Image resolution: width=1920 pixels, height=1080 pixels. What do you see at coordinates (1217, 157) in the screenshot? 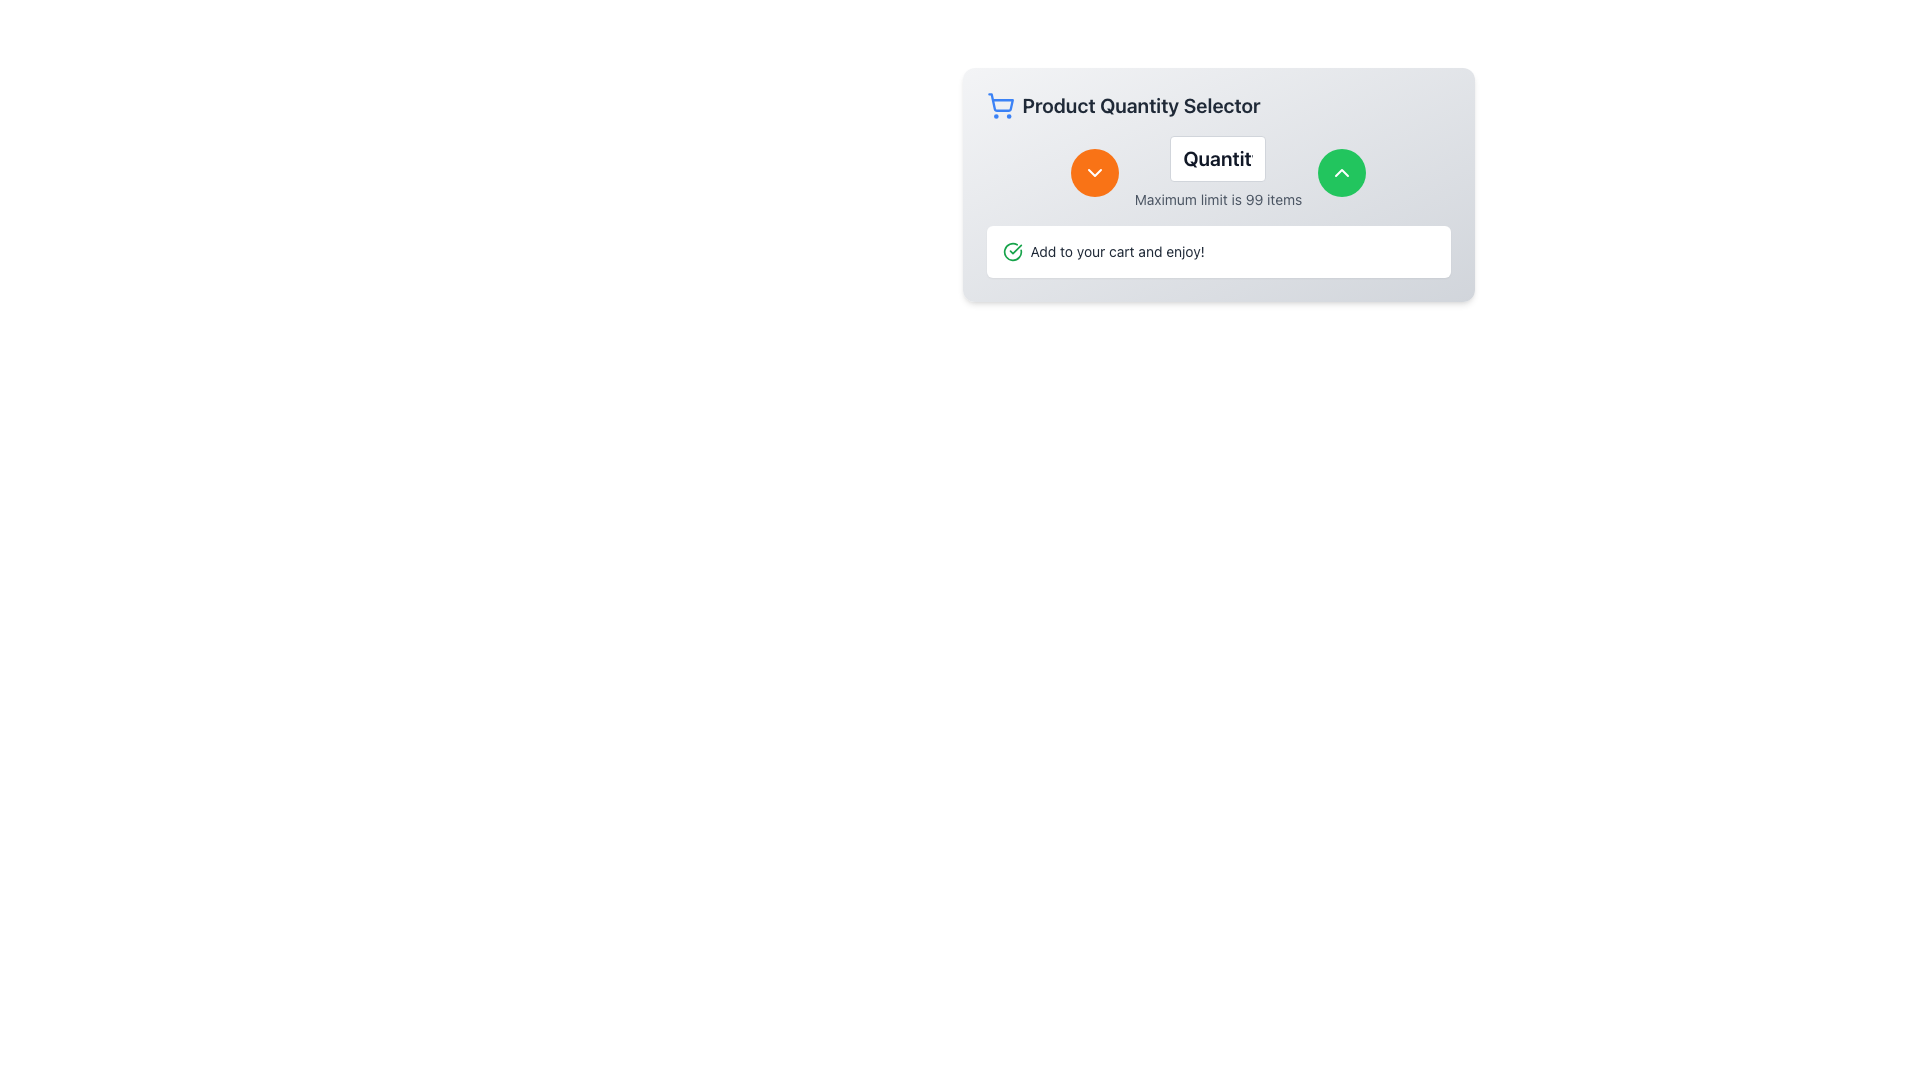
I see `the text input field labeled 'Quantity: 1' to activate any hover-specific effects` at bounding box center [1217, 157].